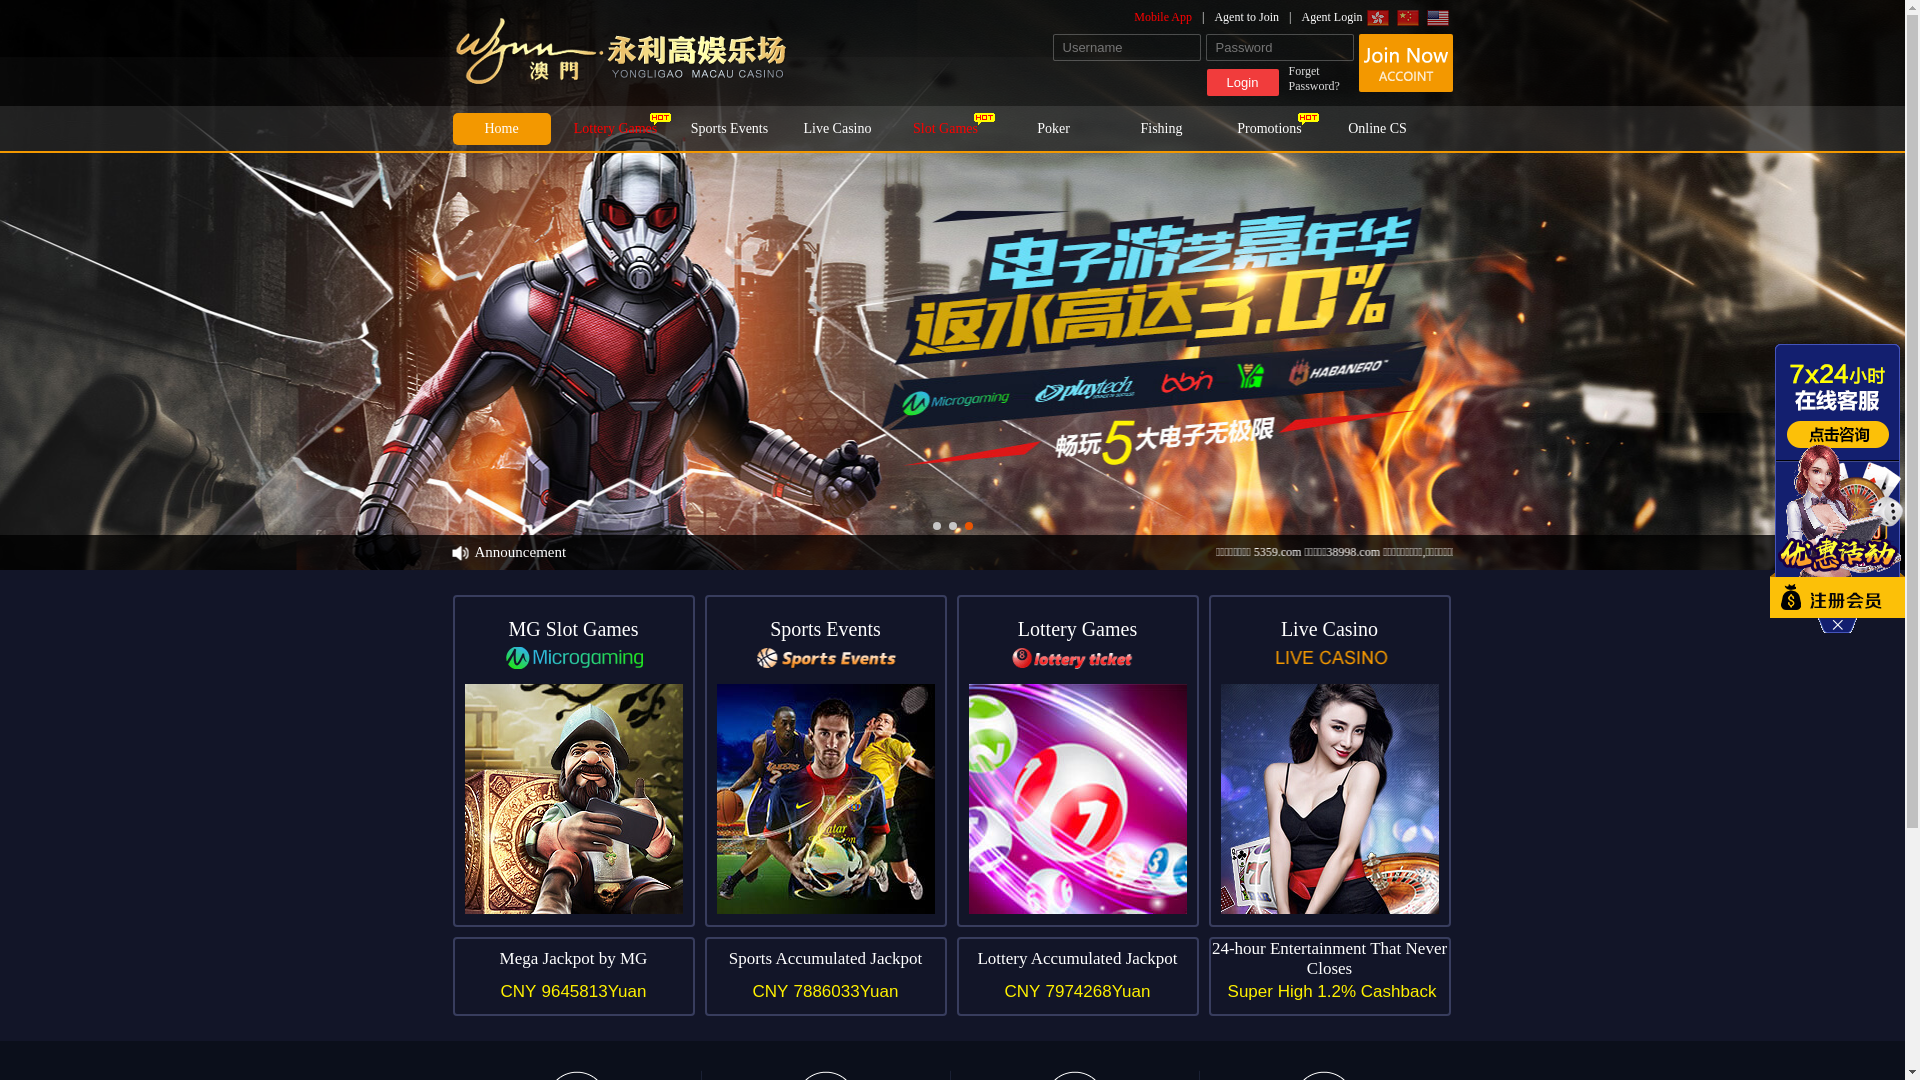  I want to click on 'Agent Login', so click(1301, 16).